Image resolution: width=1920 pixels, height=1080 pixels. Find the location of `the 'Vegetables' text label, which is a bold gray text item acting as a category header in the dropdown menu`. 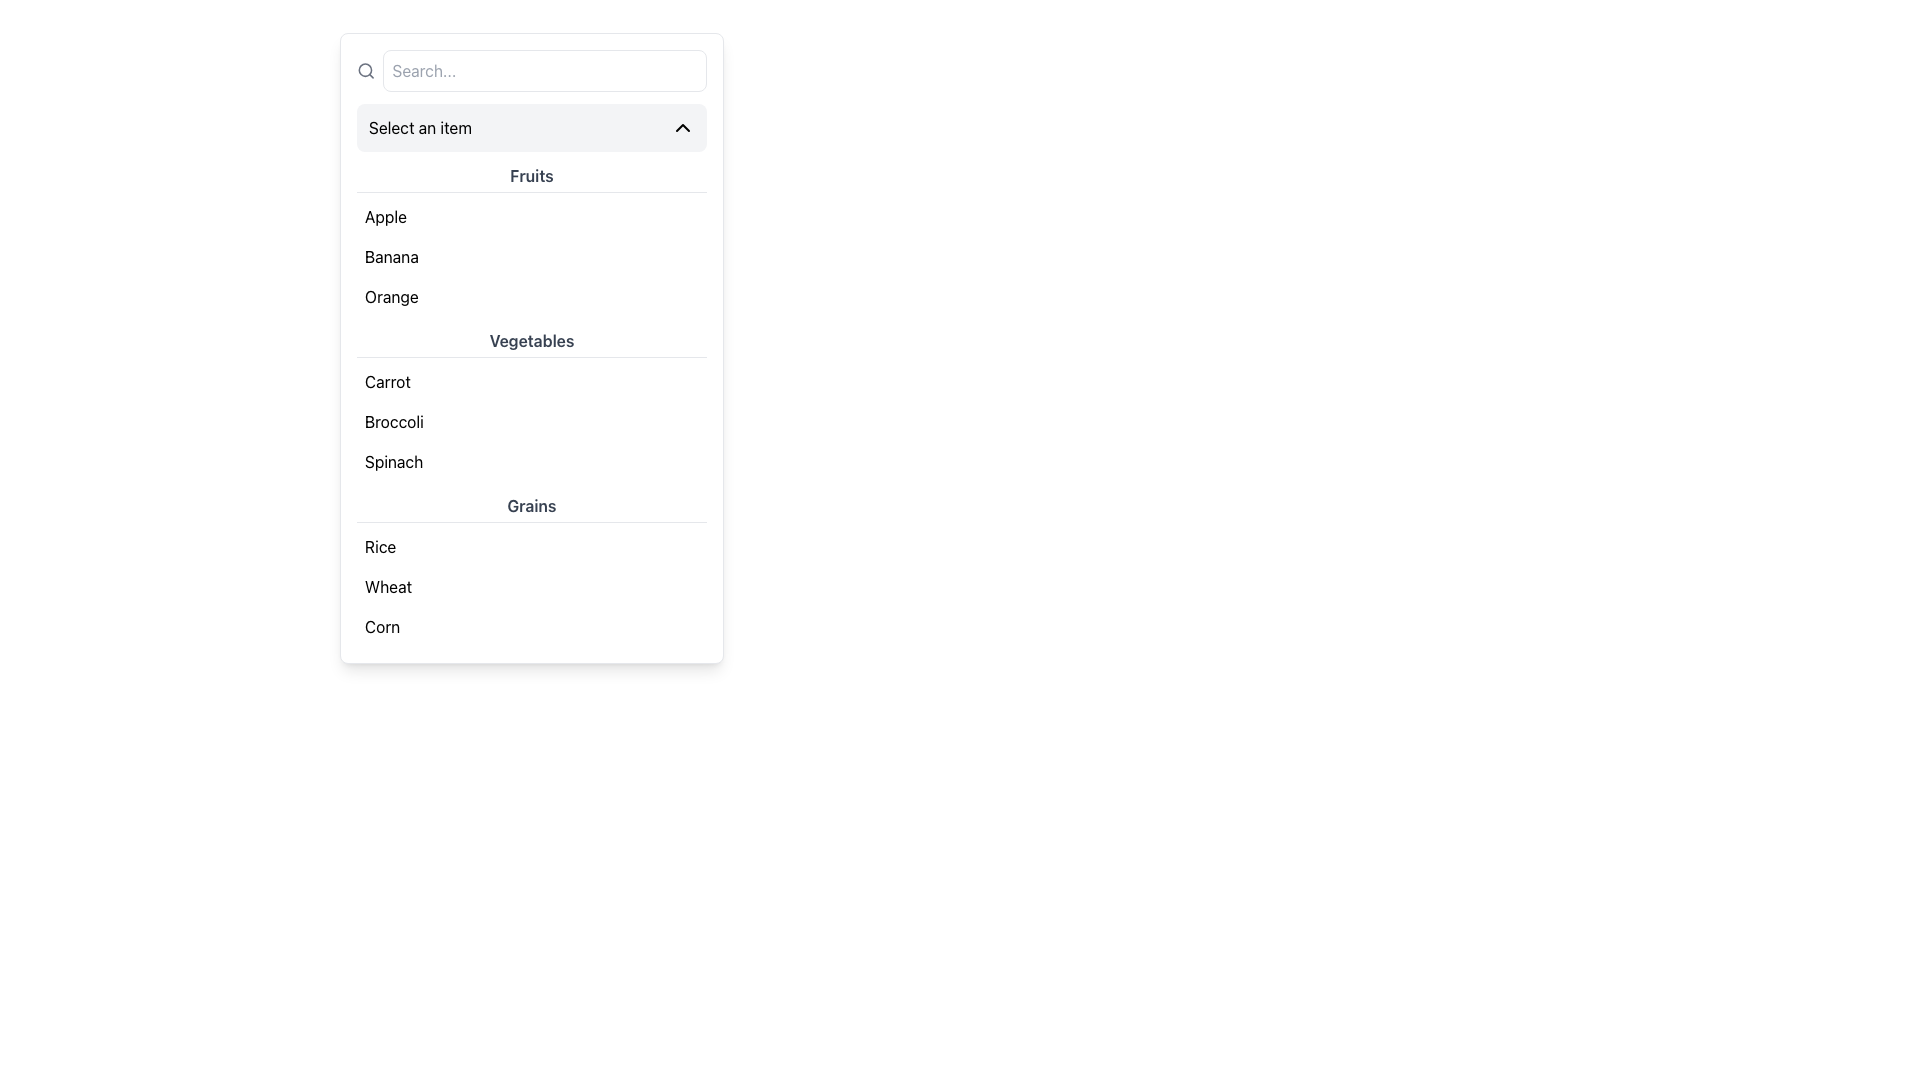

the 'Vegetables' text label, which is a bold gray text item acting as a category header in the dropdown menu is located at coordinates (532, 342).